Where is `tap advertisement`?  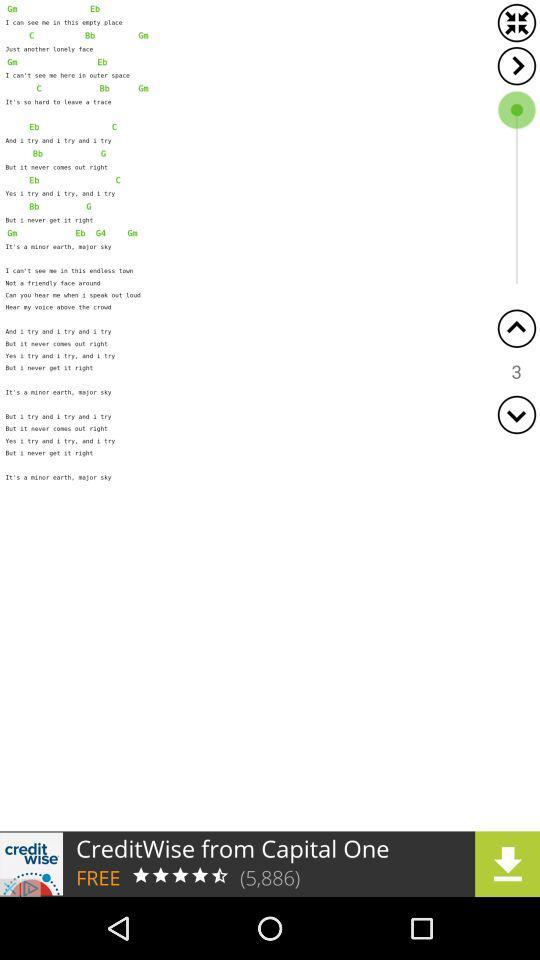 tap advertisement is located at coordinates (270, 863).